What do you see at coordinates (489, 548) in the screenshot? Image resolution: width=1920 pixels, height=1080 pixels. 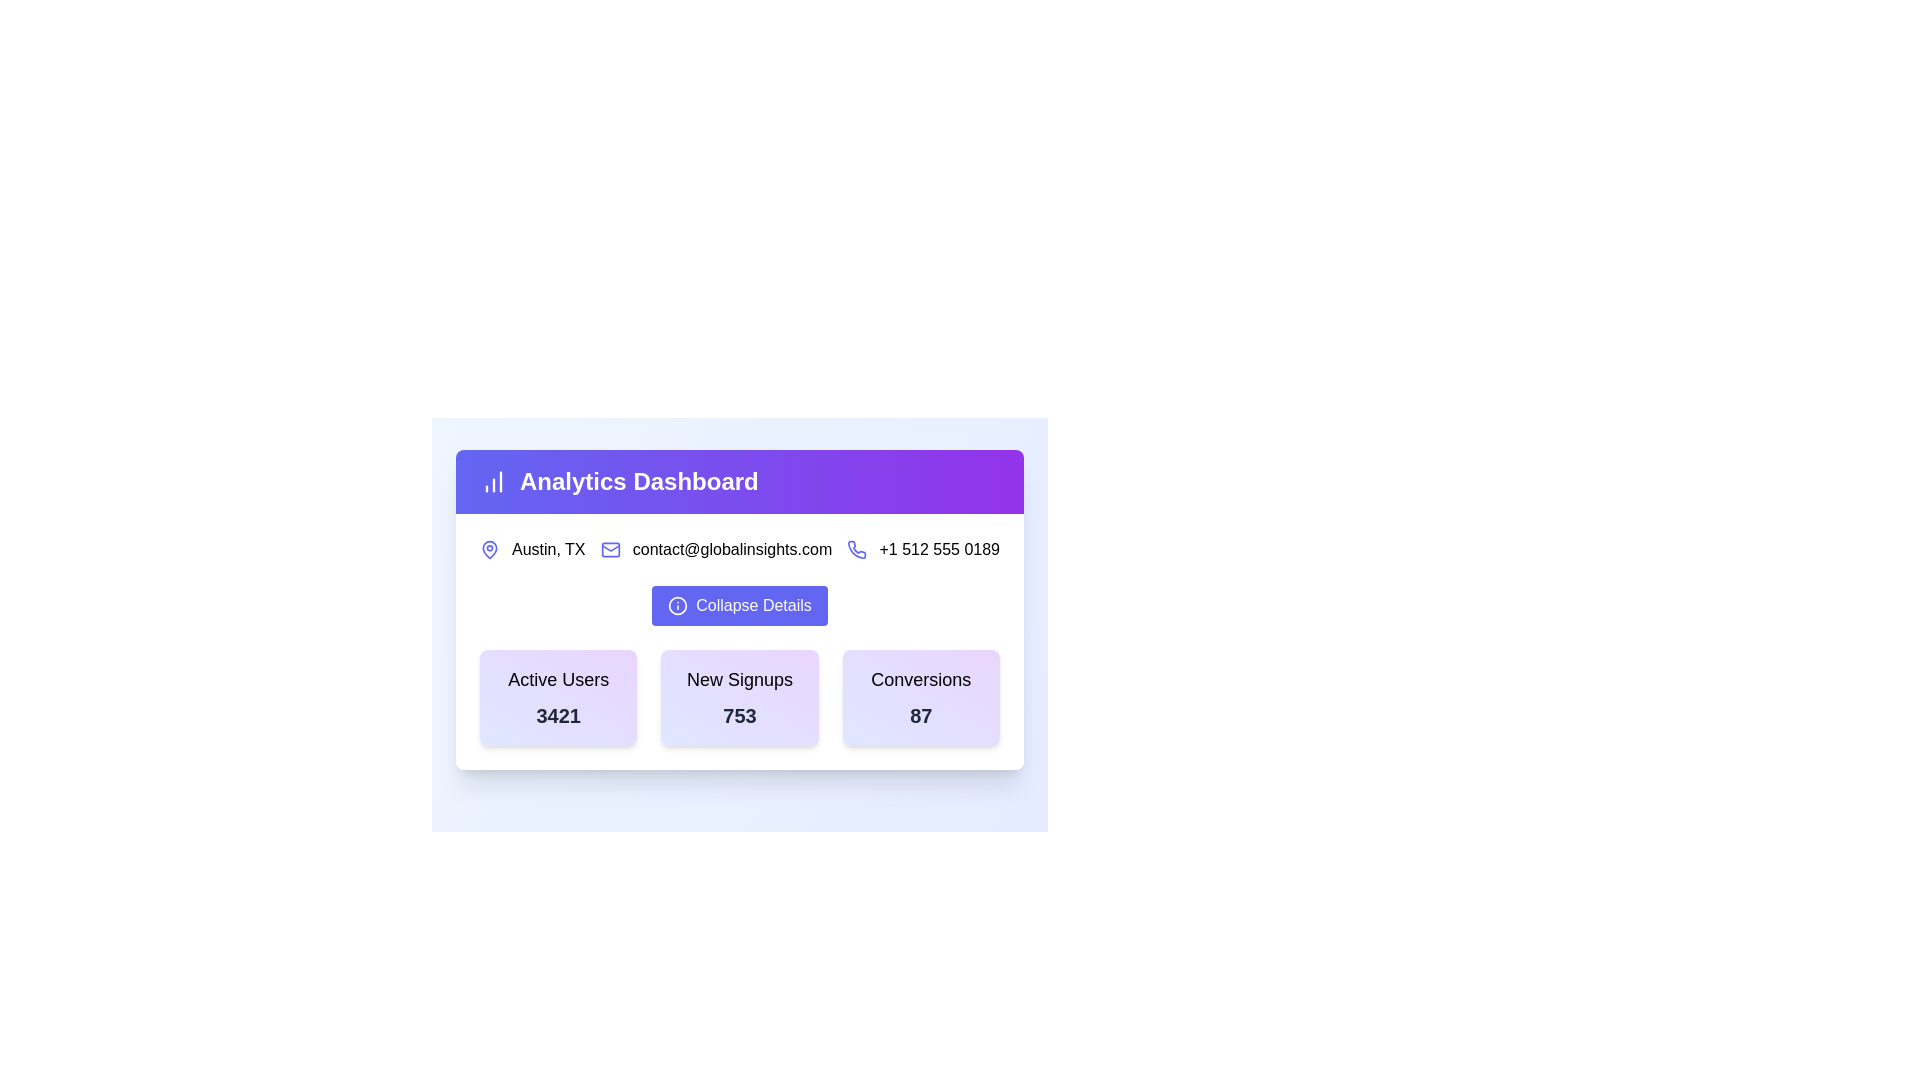 I see `the geographic location icon indicating 'Austin, TX'` at bounding box center [489, 548].